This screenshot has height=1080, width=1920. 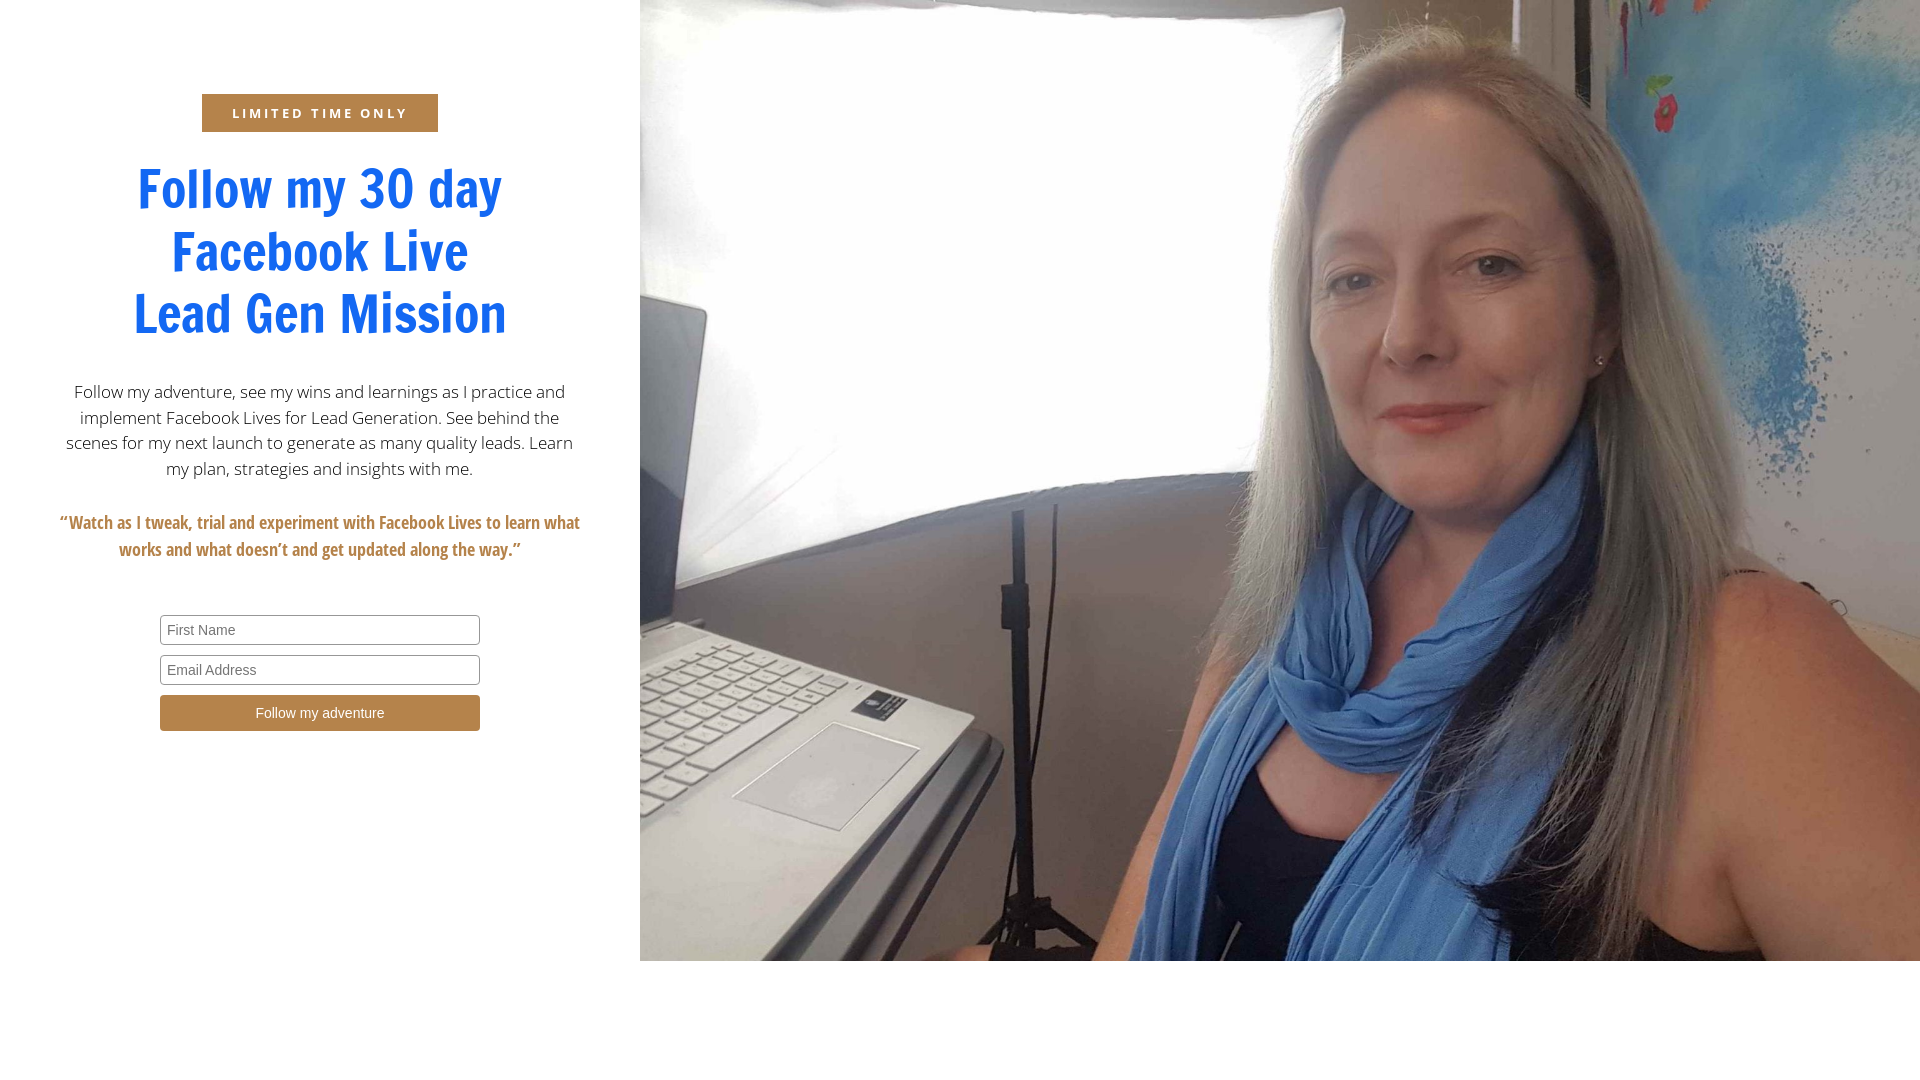 What do you see at coordinates (320, 712) in the screenshot?
I see `'Follow my adventure'` at bounding box center [320, 712].